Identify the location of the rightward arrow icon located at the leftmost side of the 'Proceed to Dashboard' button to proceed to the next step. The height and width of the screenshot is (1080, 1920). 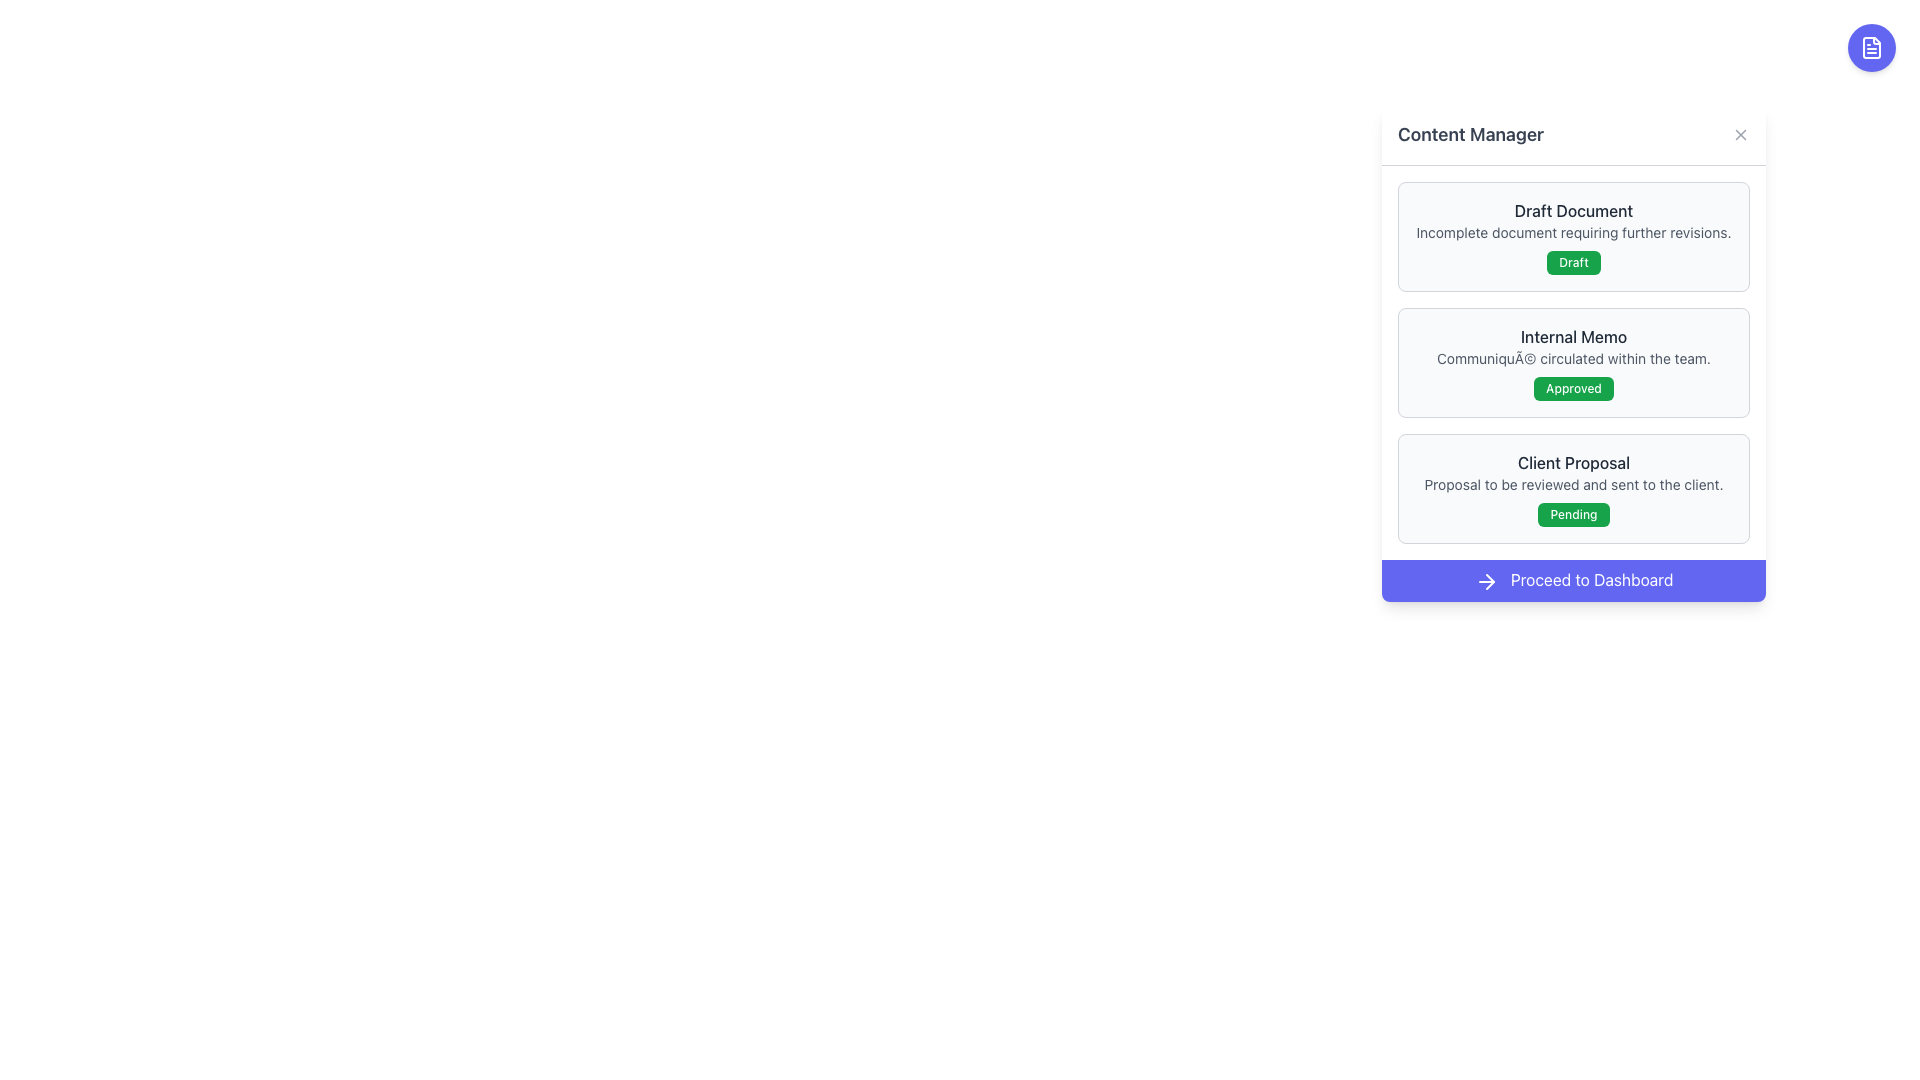
(1486, 581).